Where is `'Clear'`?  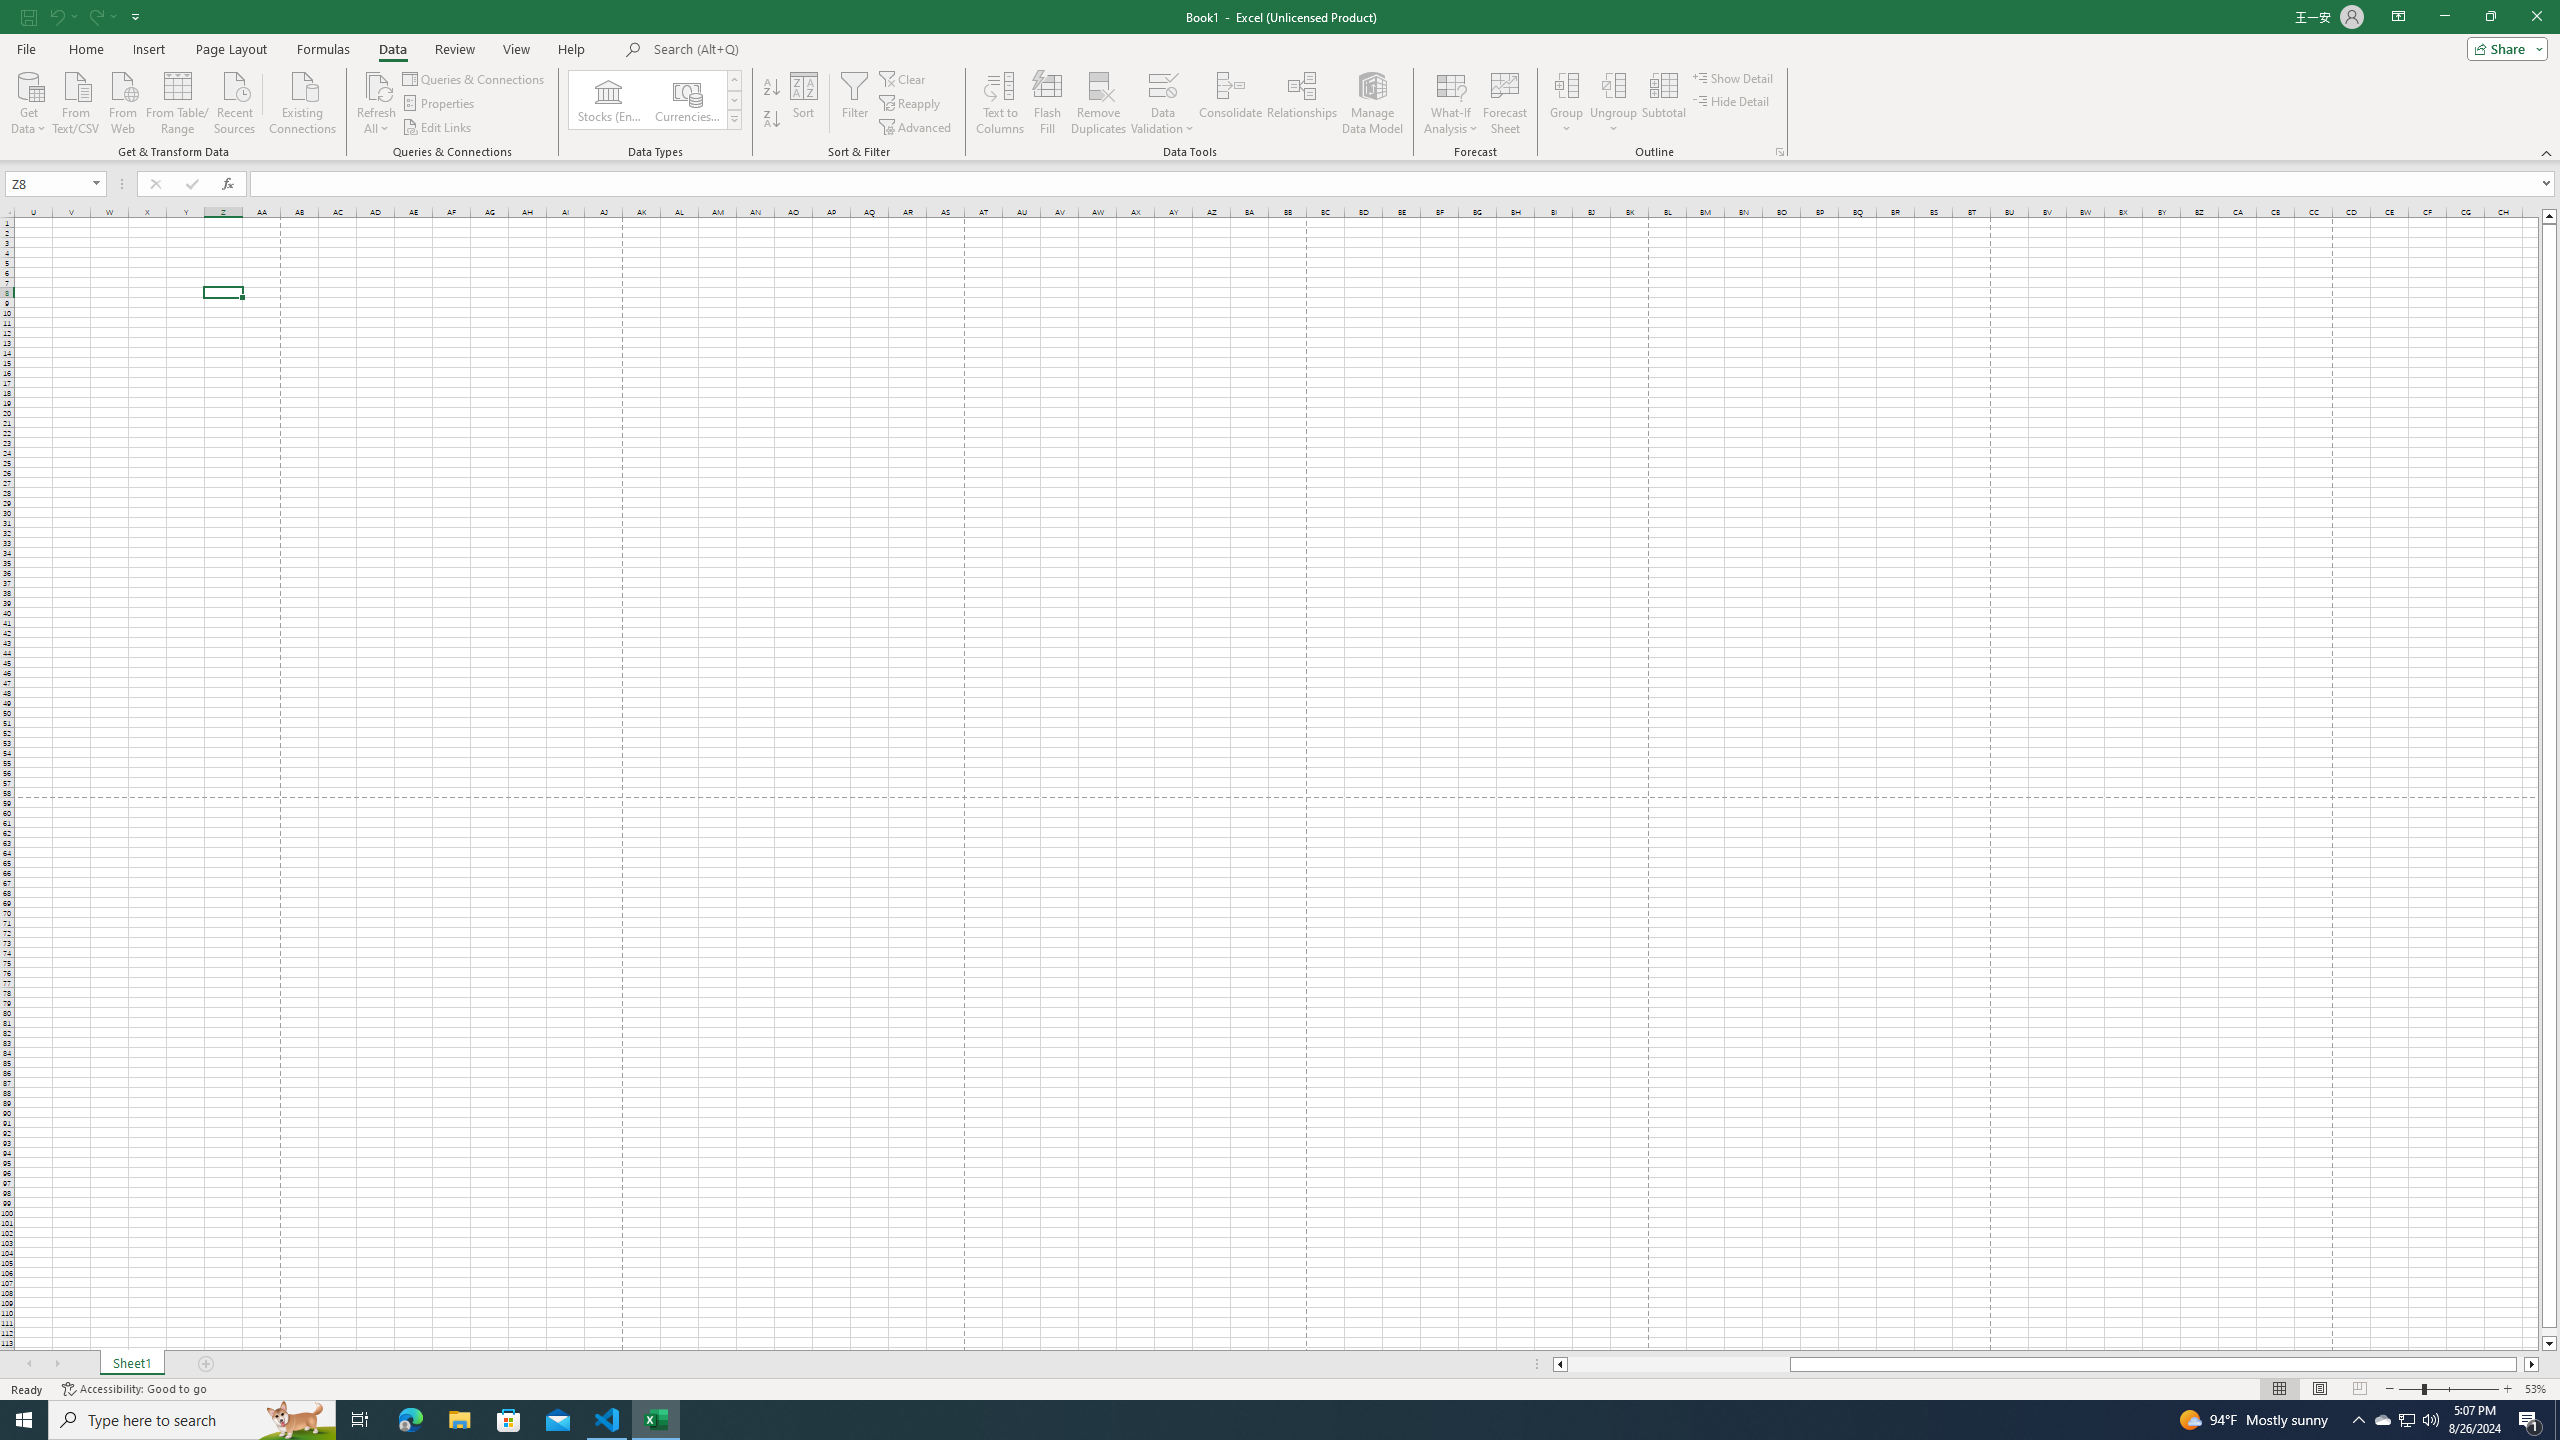 'Clear' is located at coordinates (902, 78).